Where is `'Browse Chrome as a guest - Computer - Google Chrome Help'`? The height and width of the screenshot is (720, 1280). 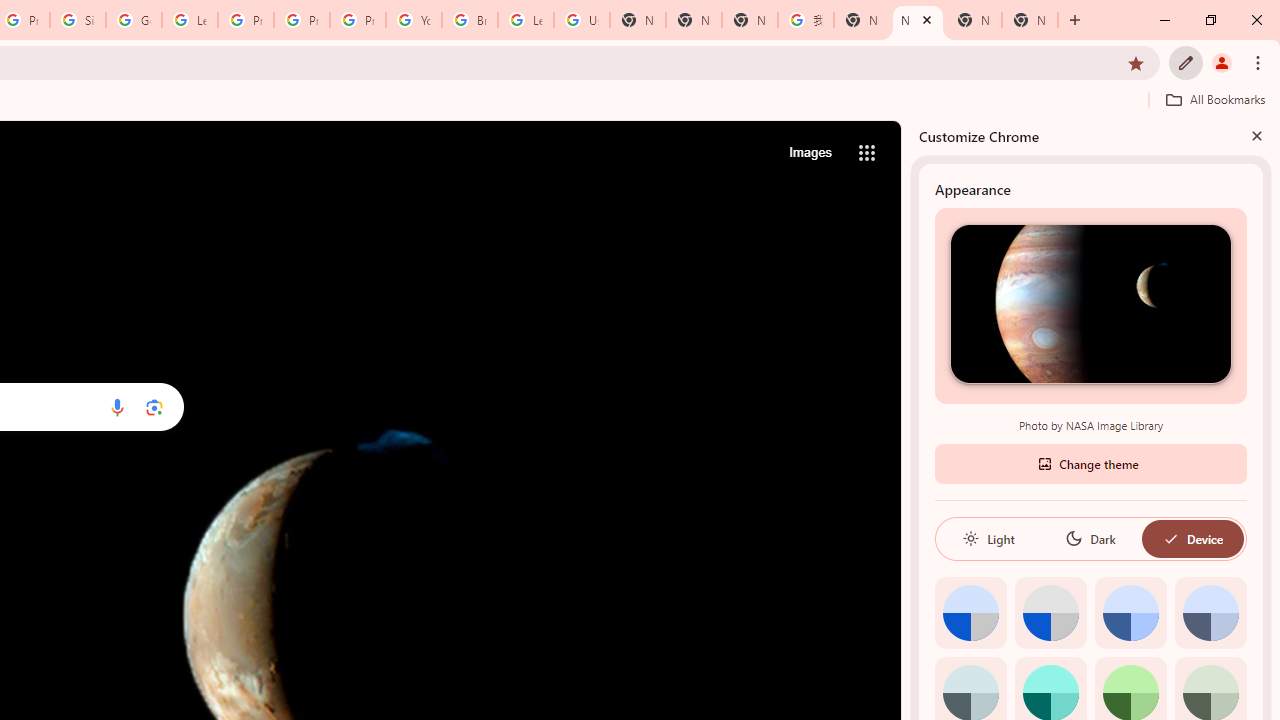
'Browse Chrome as a guest - Computer - Google Chrome Help' is located at coordinates (468, 20).